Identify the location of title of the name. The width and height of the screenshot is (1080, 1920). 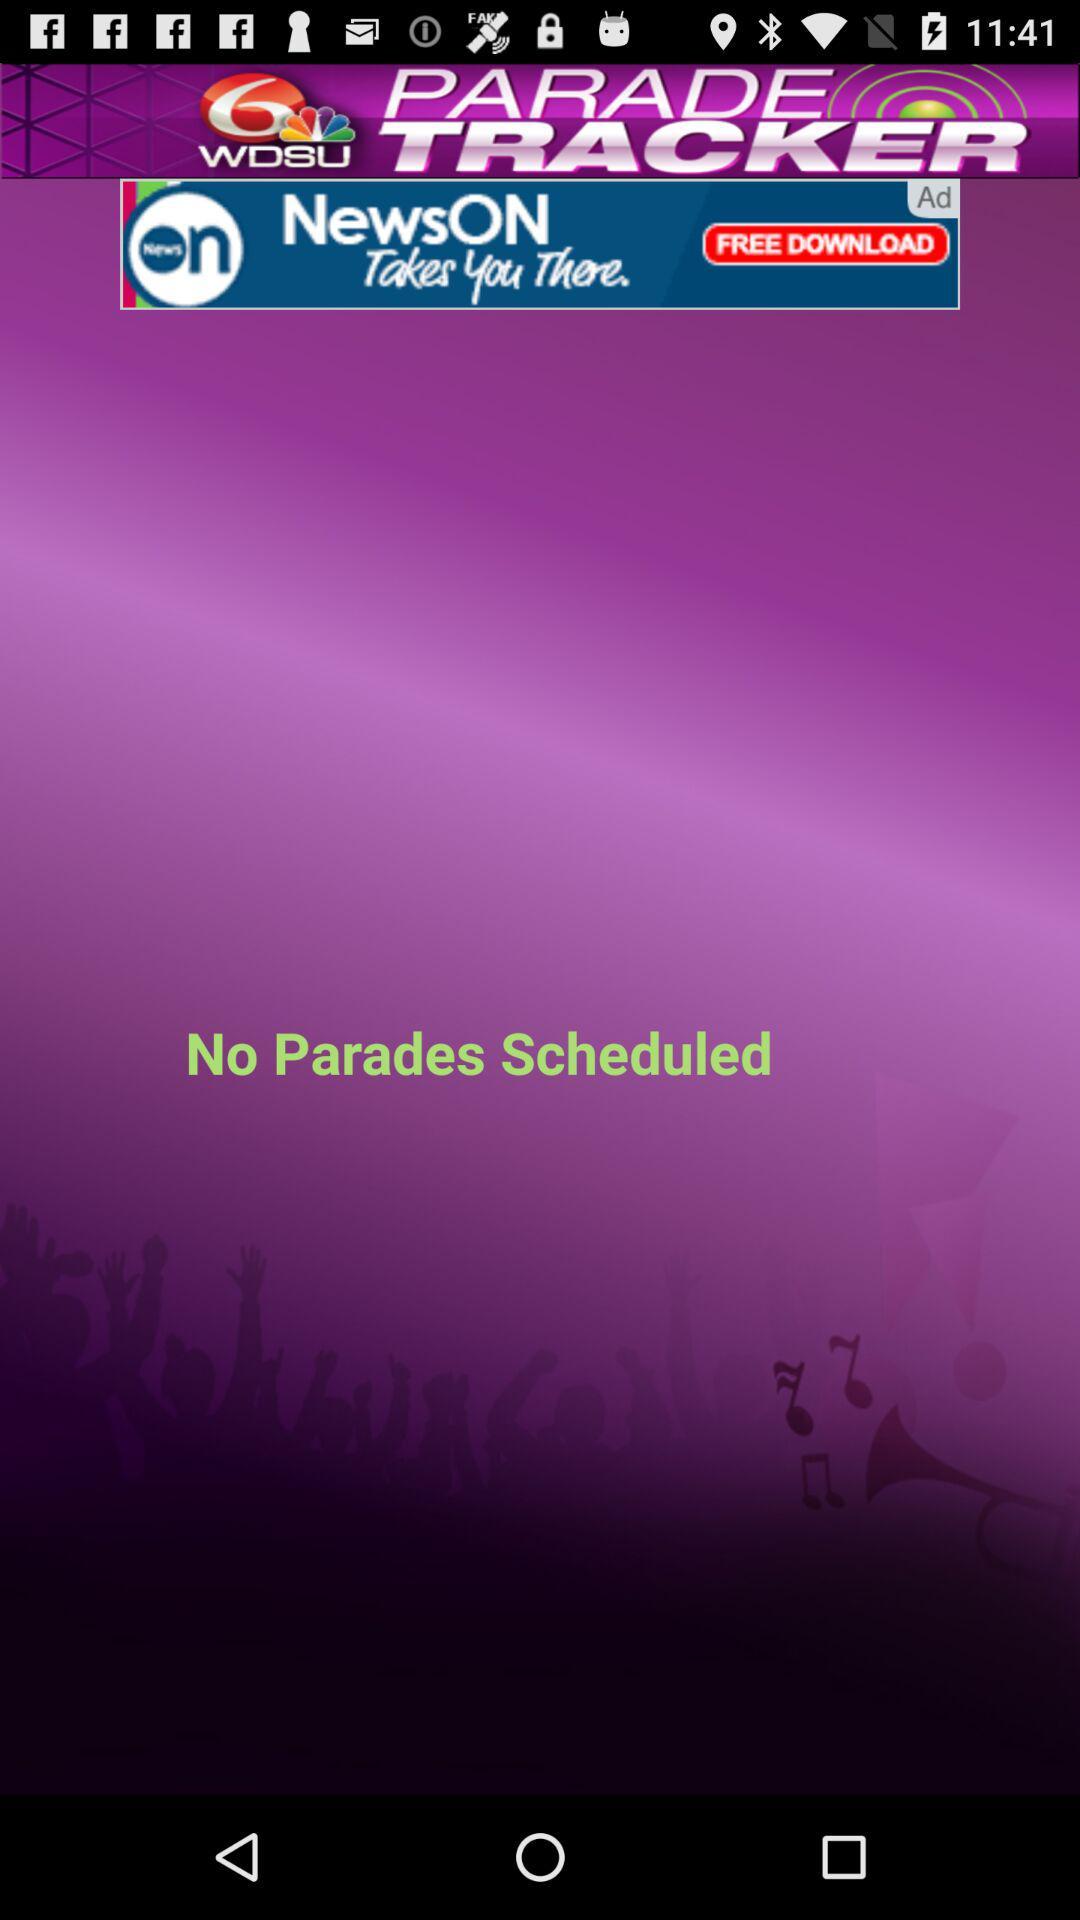
(540, 243).